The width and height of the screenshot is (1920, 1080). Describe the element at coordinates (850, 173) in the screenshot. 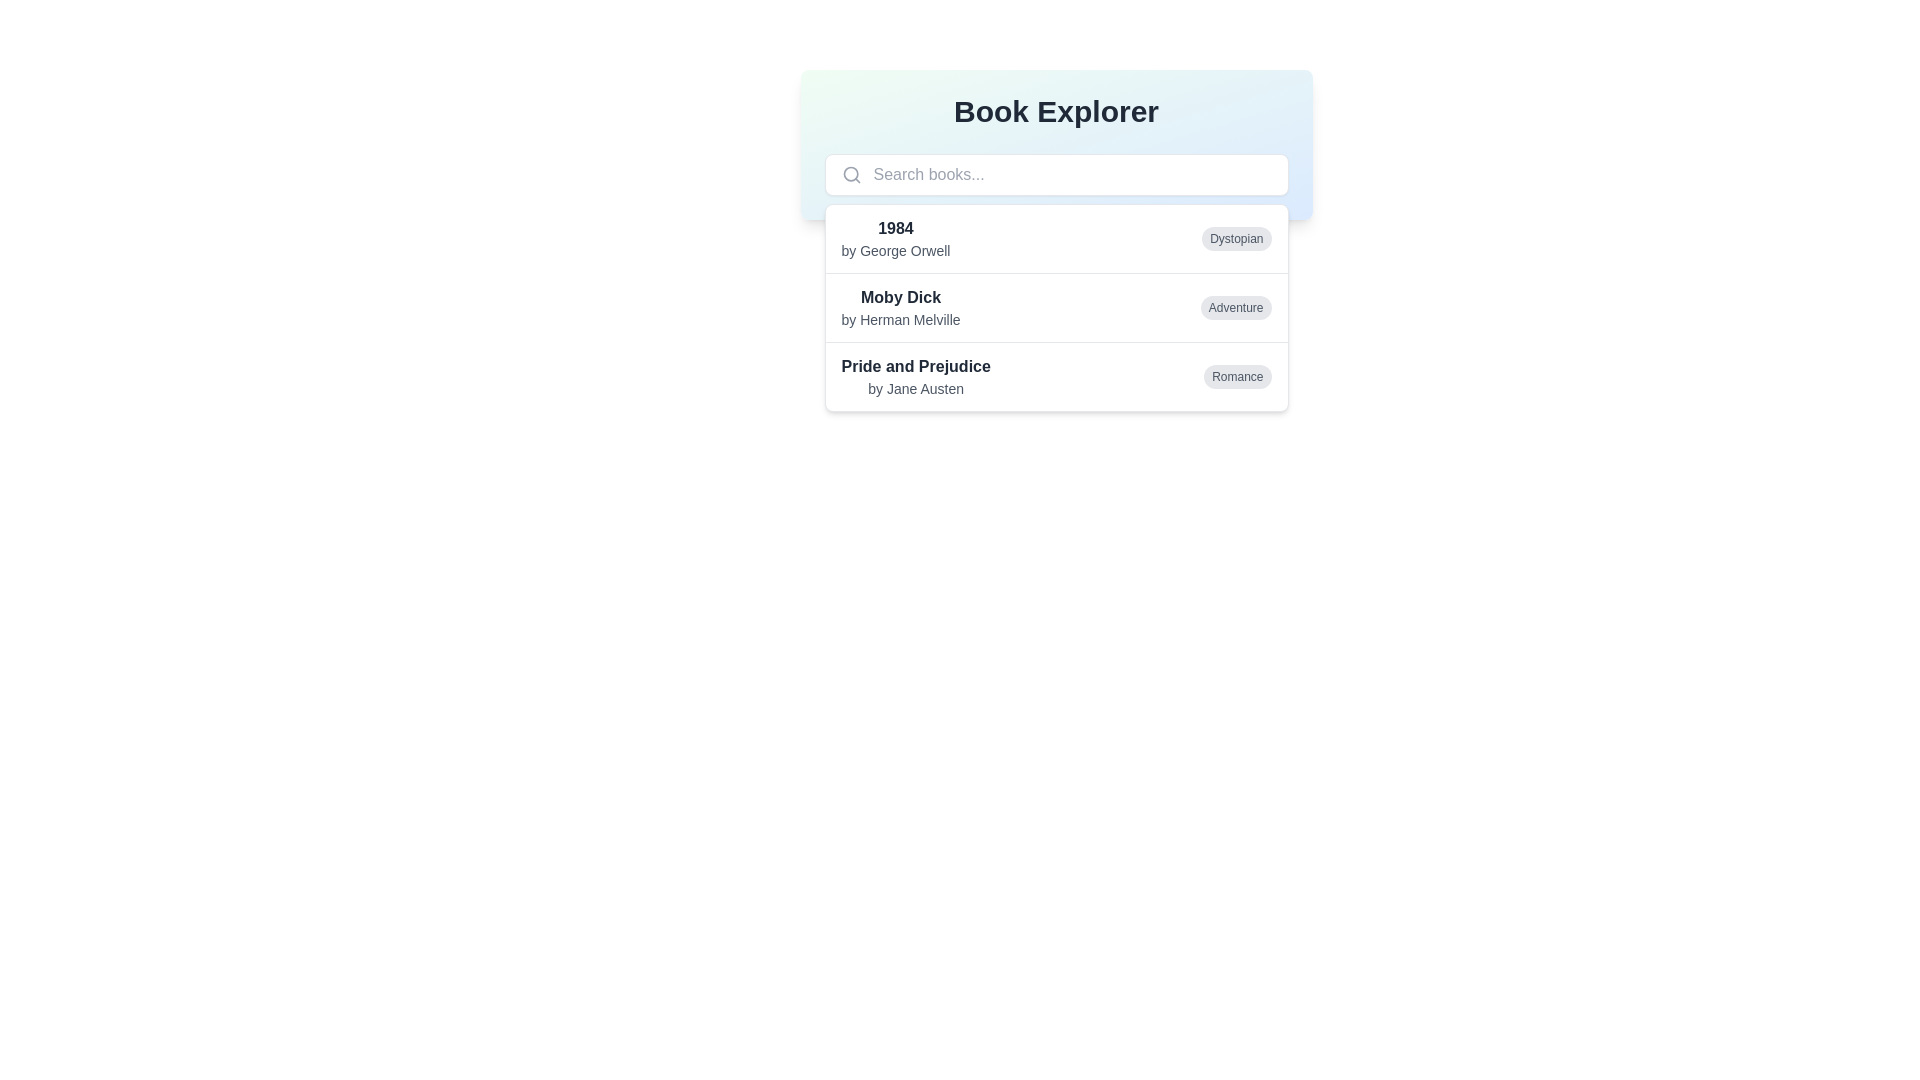

I see `the inner circular part of the SVG icon representing the search functionality located at the left side of the search input field under the main title 'Book Explorer'` at that location.